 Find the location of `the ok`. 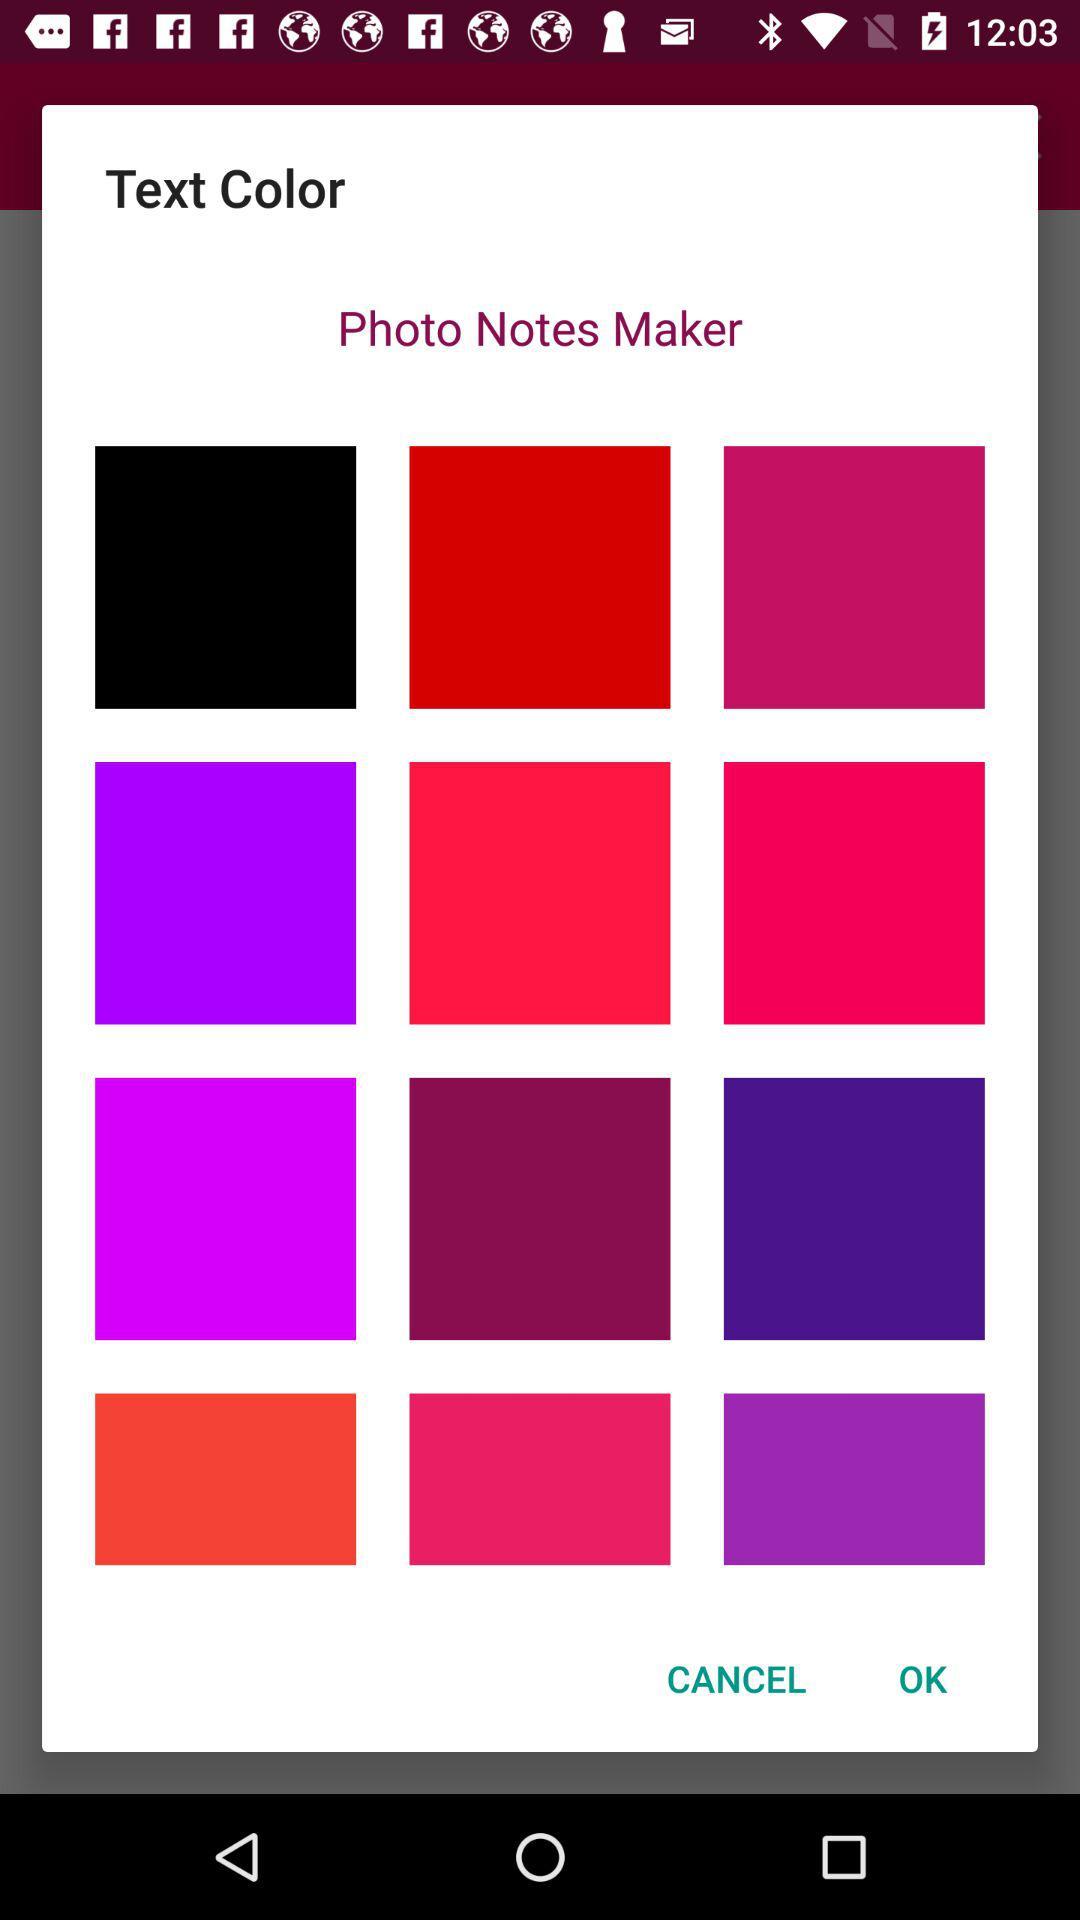

the ok is located at coordinates (922, 1678).